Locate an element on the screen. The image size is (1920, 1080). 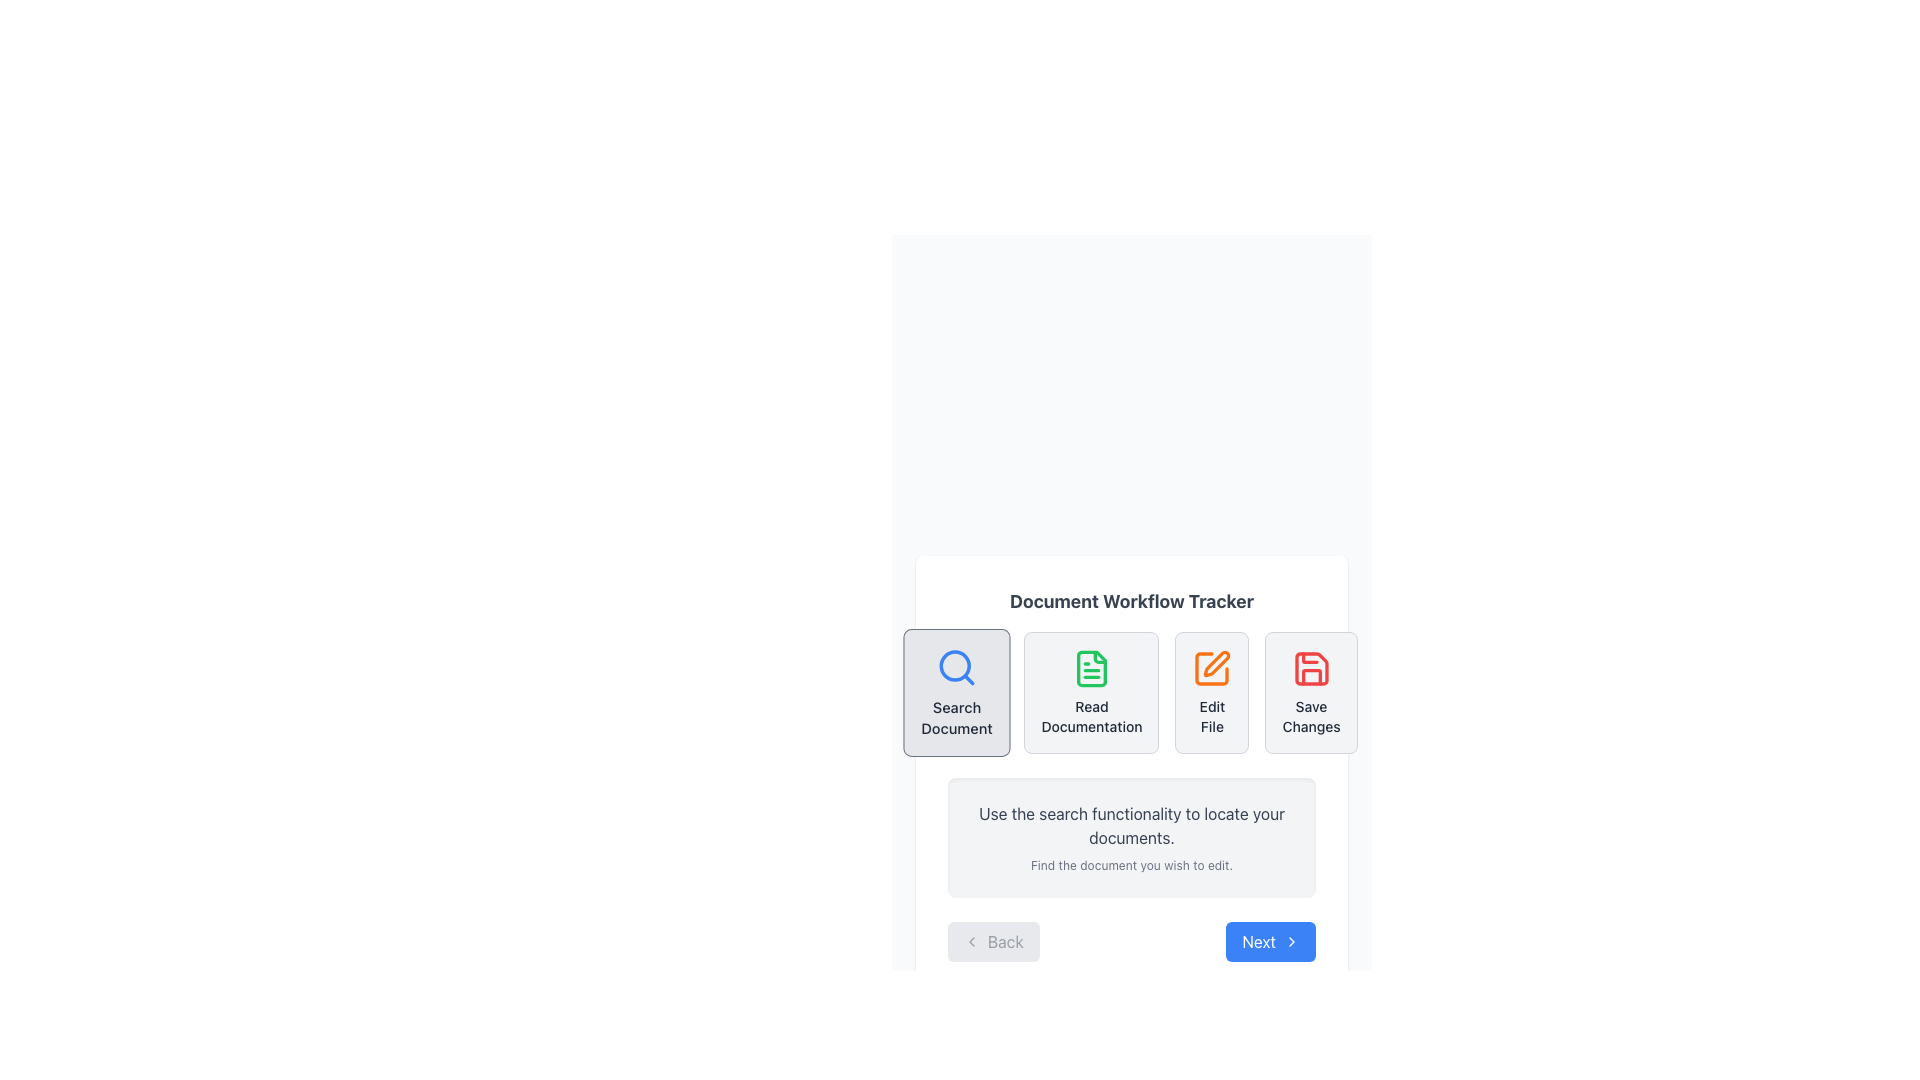
the small right arrow icon within the blue 'Next' button located at the bottom right of the interface is located at coordinates (1291, 941).